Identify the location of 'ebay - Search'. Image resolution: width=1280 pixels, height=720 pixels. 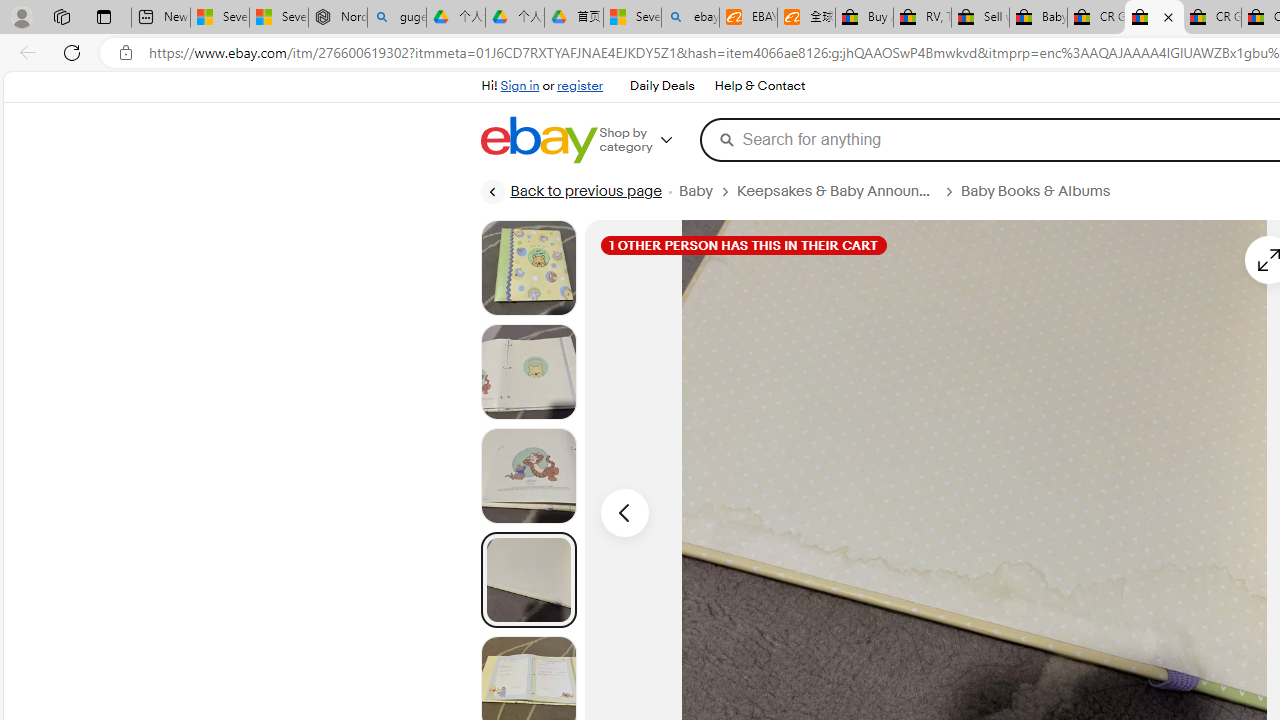
(690, 17).